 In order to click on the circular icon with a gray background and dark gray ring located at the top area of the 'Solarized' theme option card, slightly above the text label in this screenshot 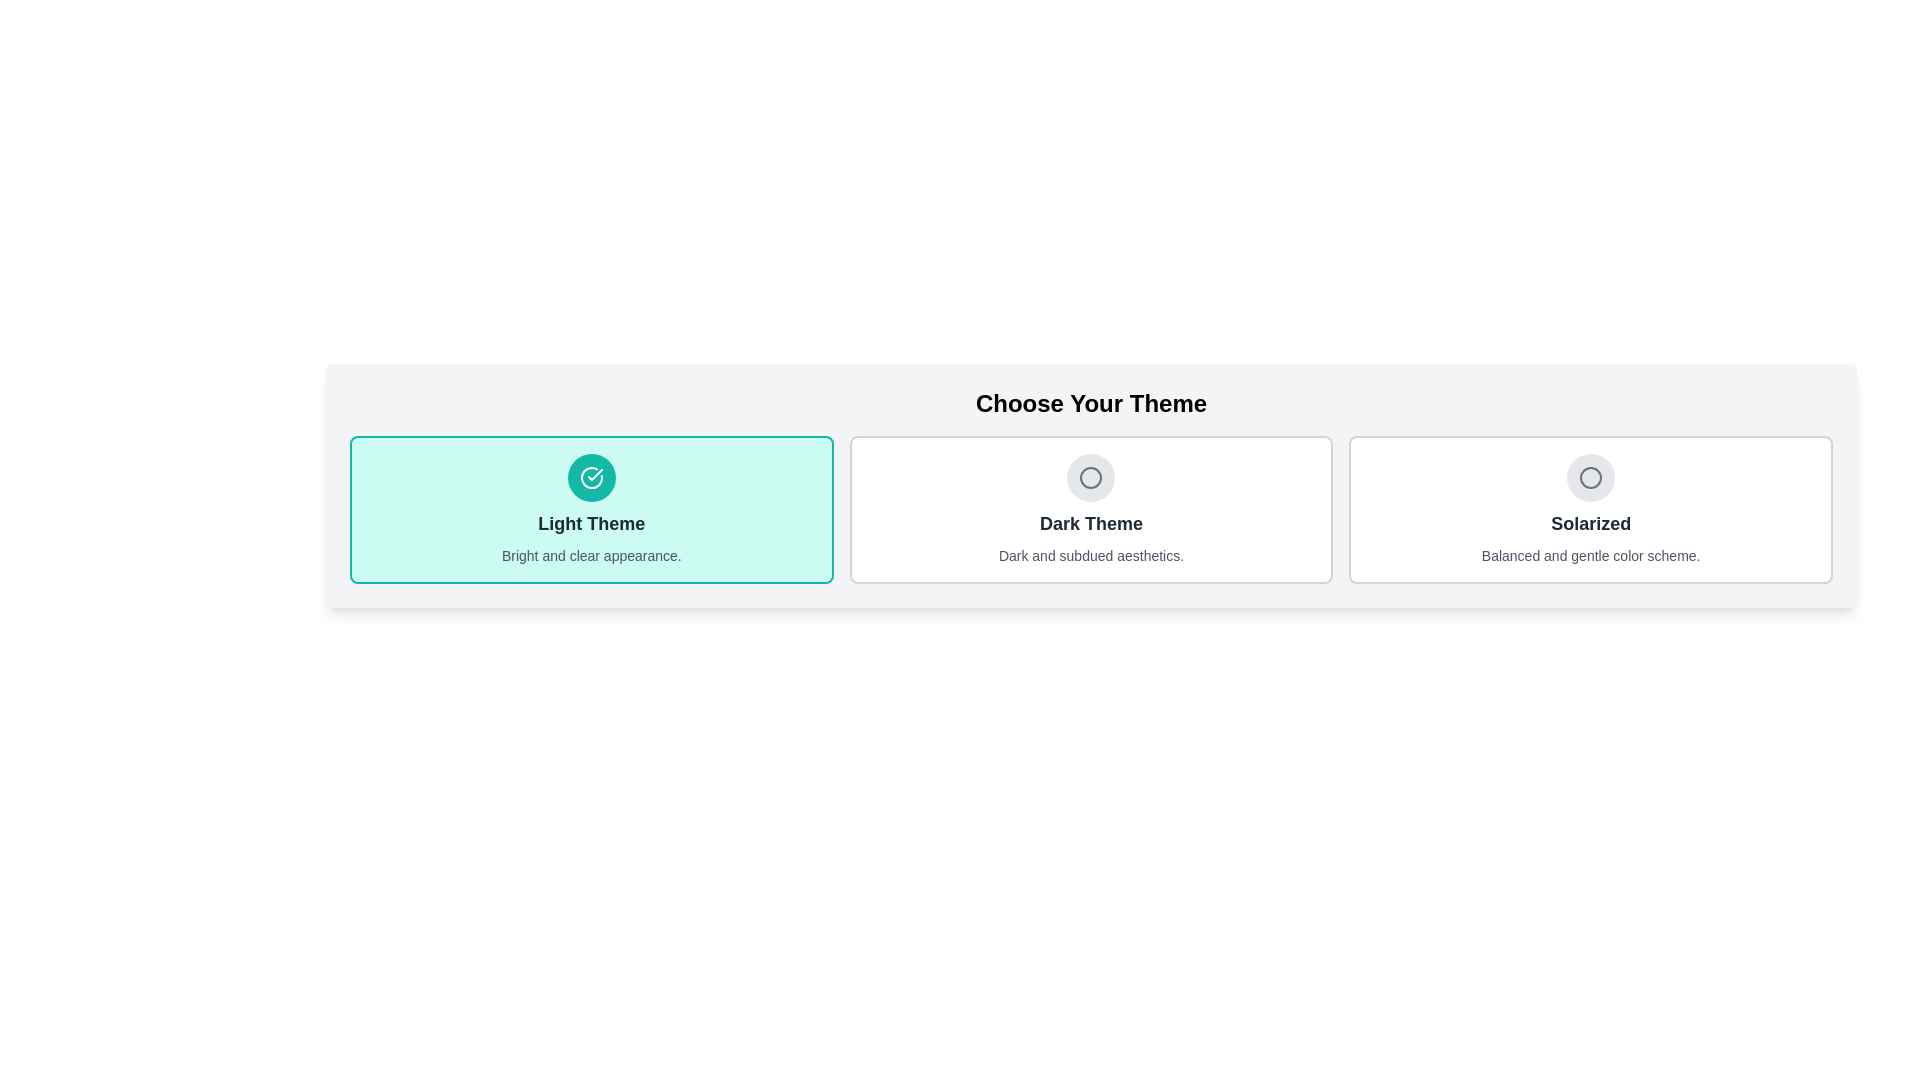, I will do `click(1590, 478)`.